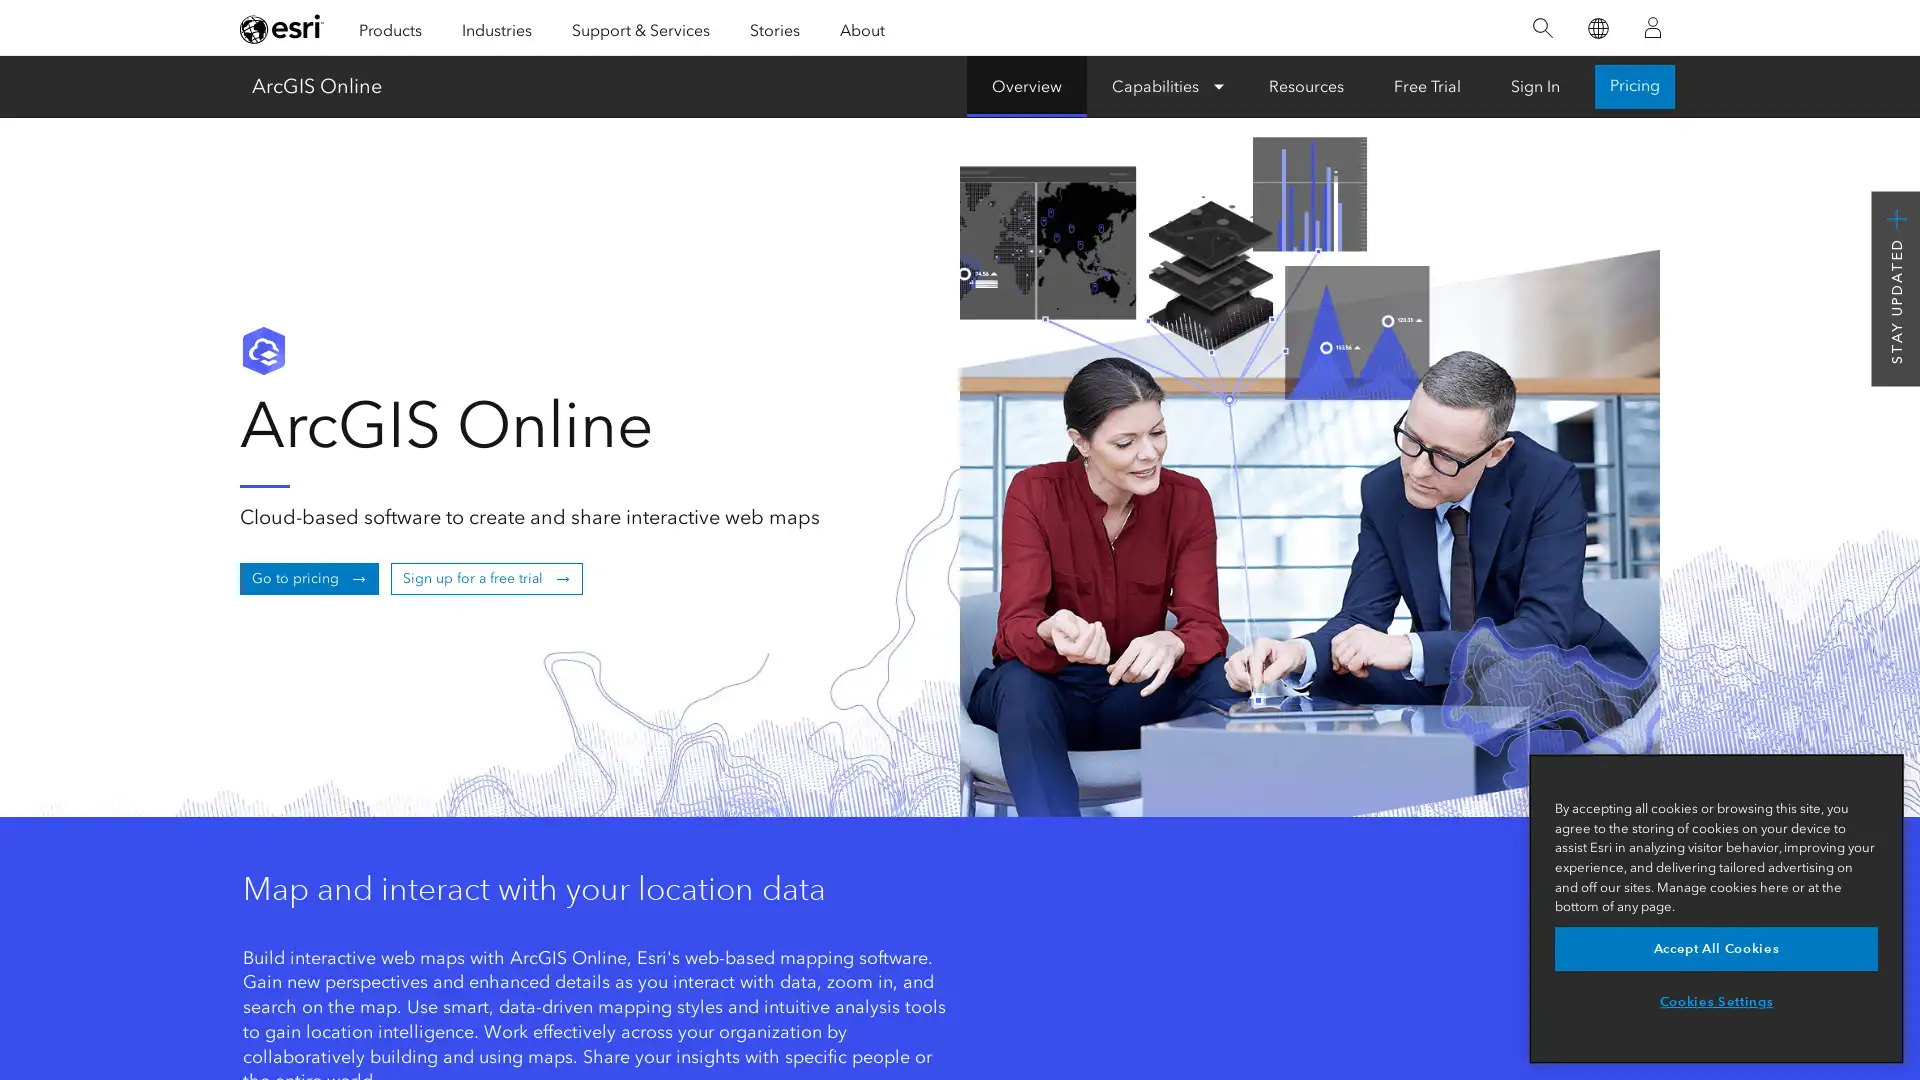 This screenshot has height=1080, width=1920. I want to click on Support & Services, so click(641, 27).